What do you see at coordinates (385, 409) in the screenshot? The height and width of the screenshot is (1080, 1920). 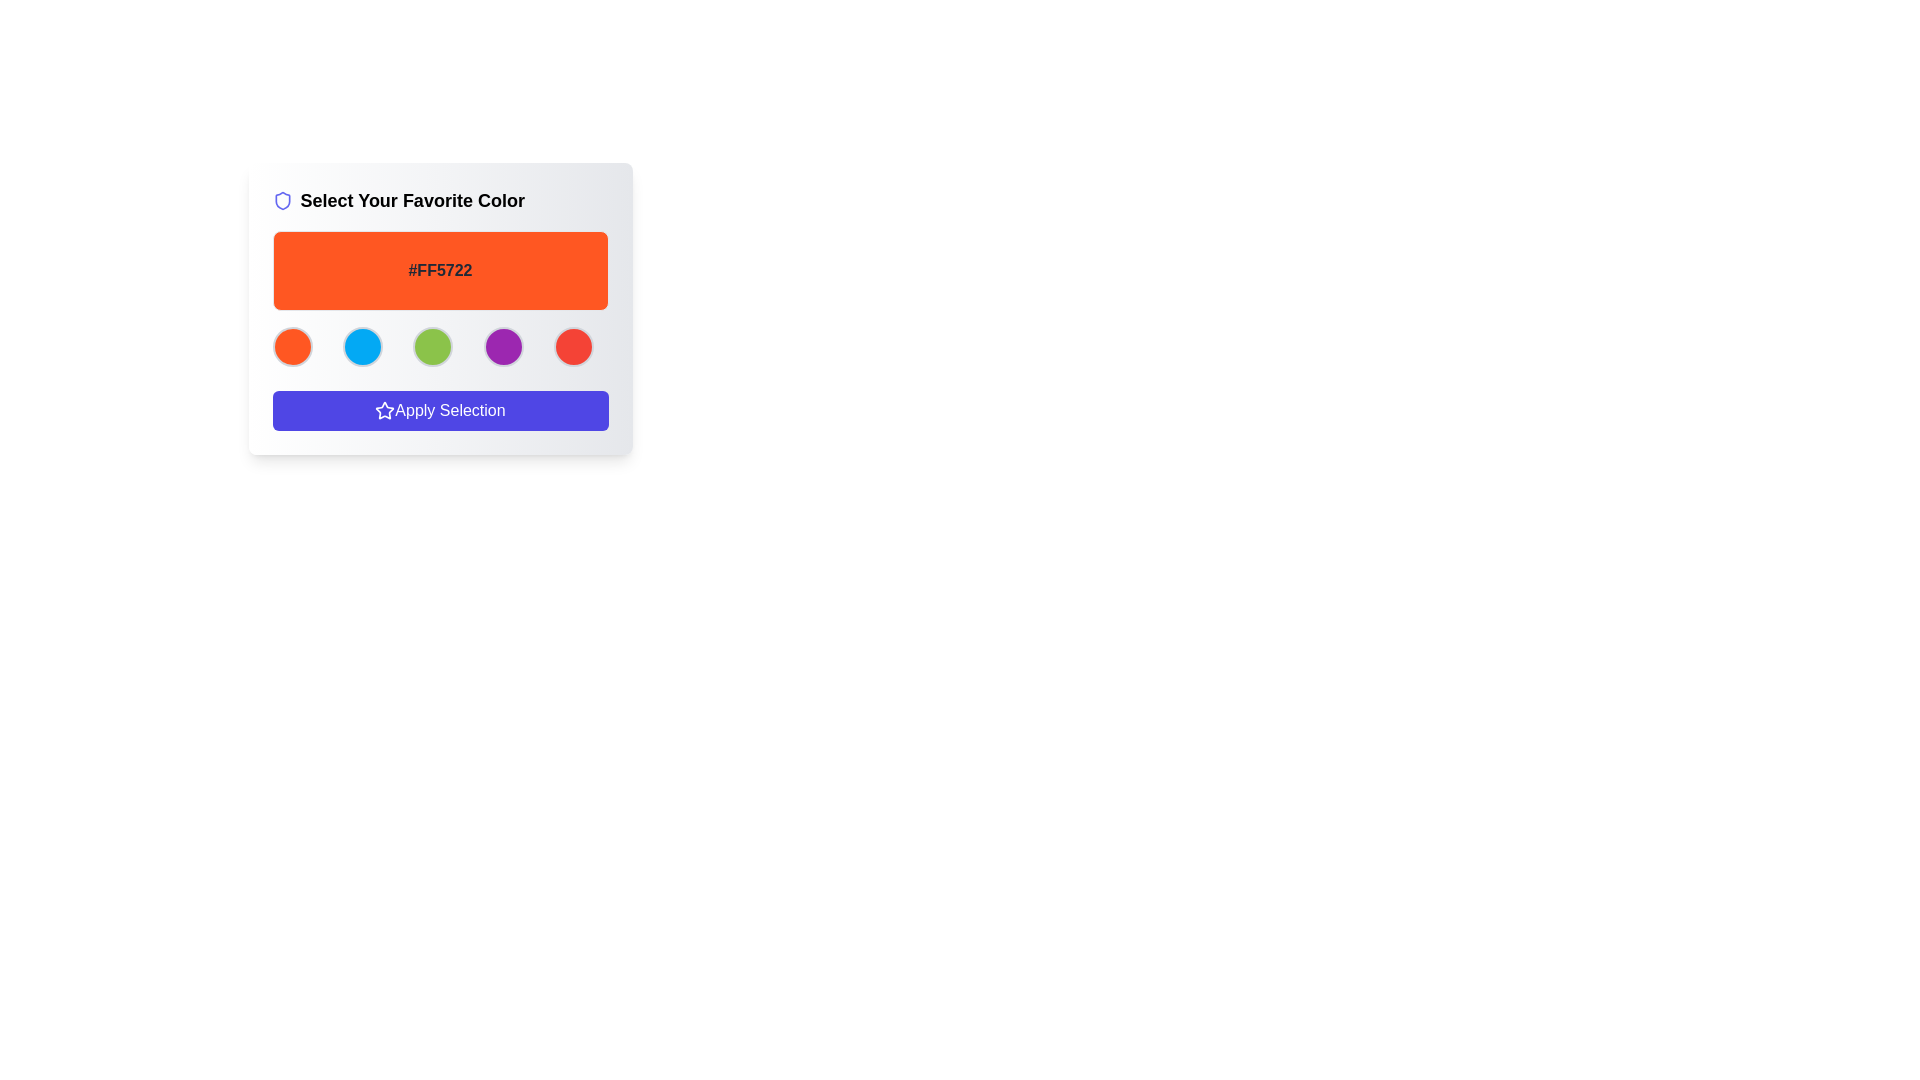 I see `the icon centered within the button located at the bottom of the panel under the Apply Selection button` at bounding box center [385, 409].